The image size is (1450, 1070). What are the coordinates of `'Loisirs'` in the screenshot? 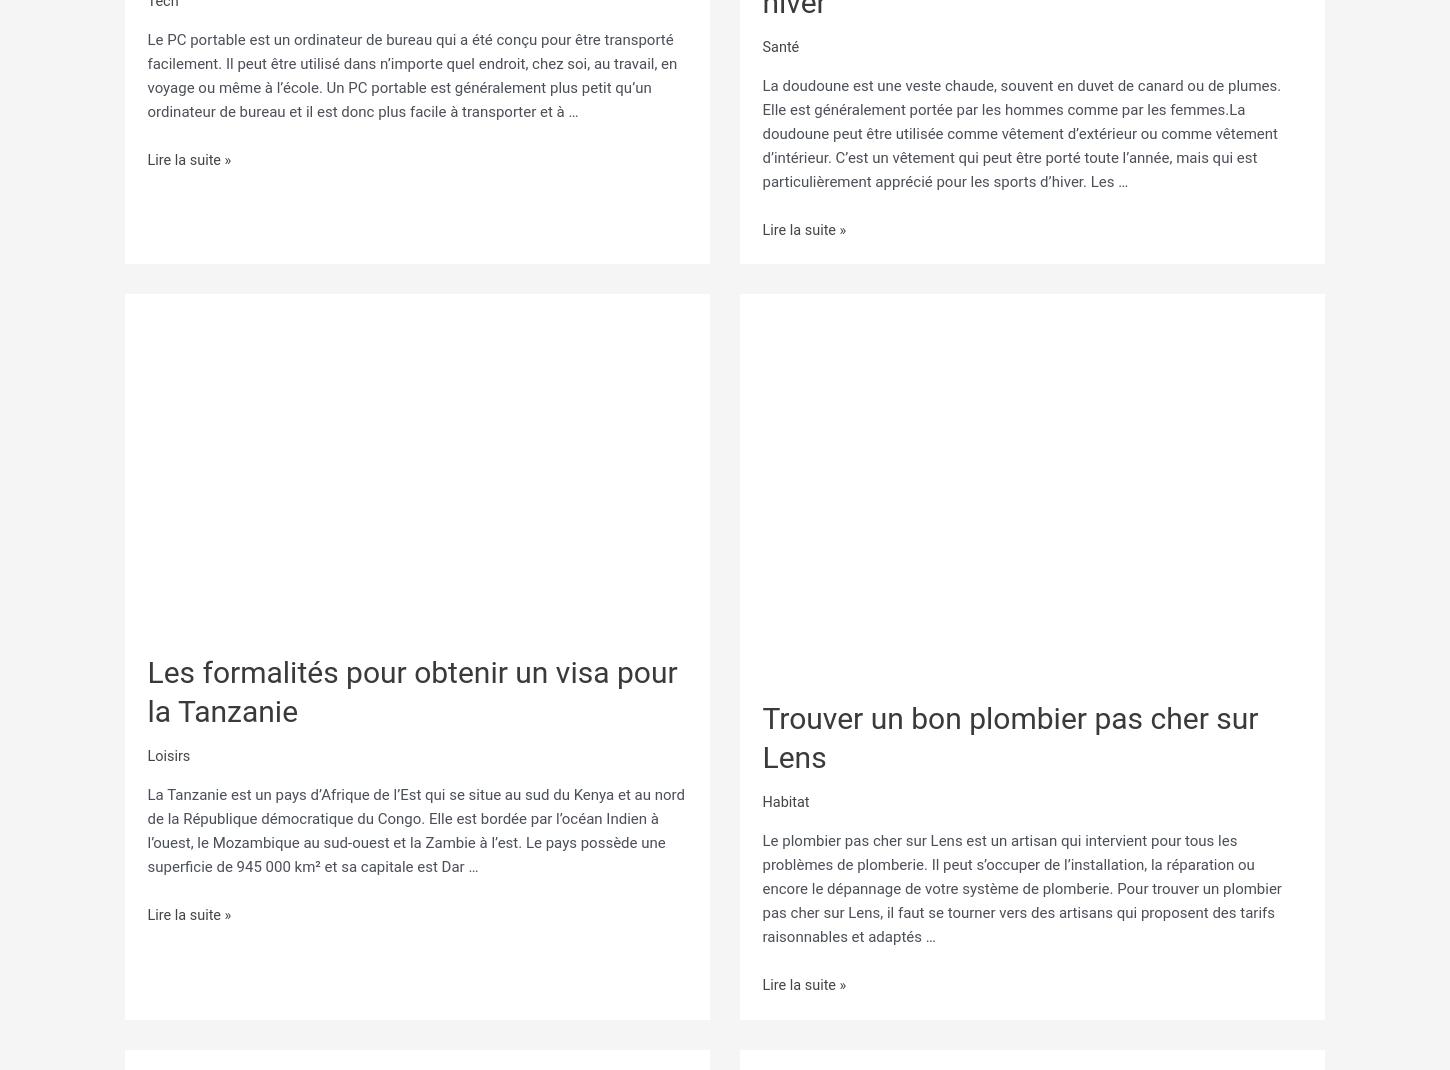 It's located at (168, 748).